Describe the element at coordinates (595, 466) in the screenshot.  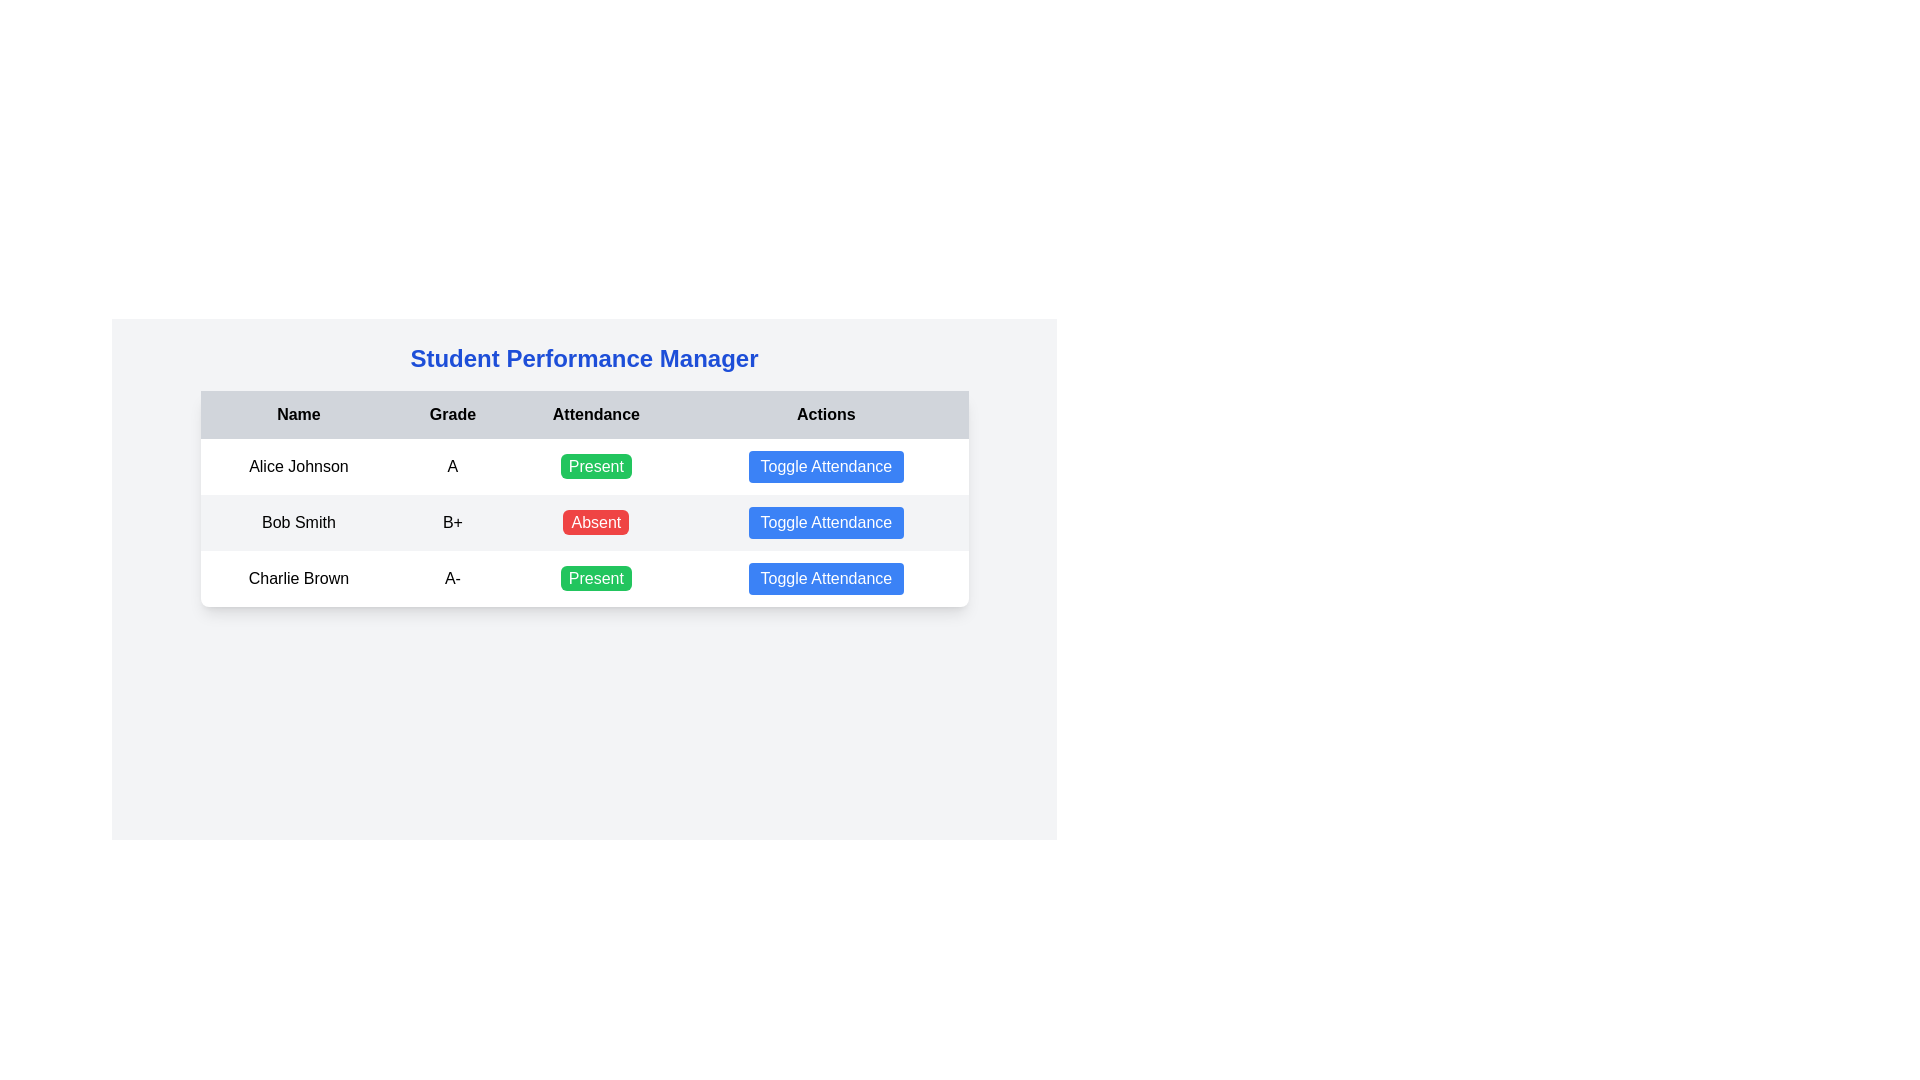
I see `the 'Present' status indicator button, which is a rounded rectangular button with a green background and white text, located in the Attendance column of the first row for Alice Johnson` at that location.